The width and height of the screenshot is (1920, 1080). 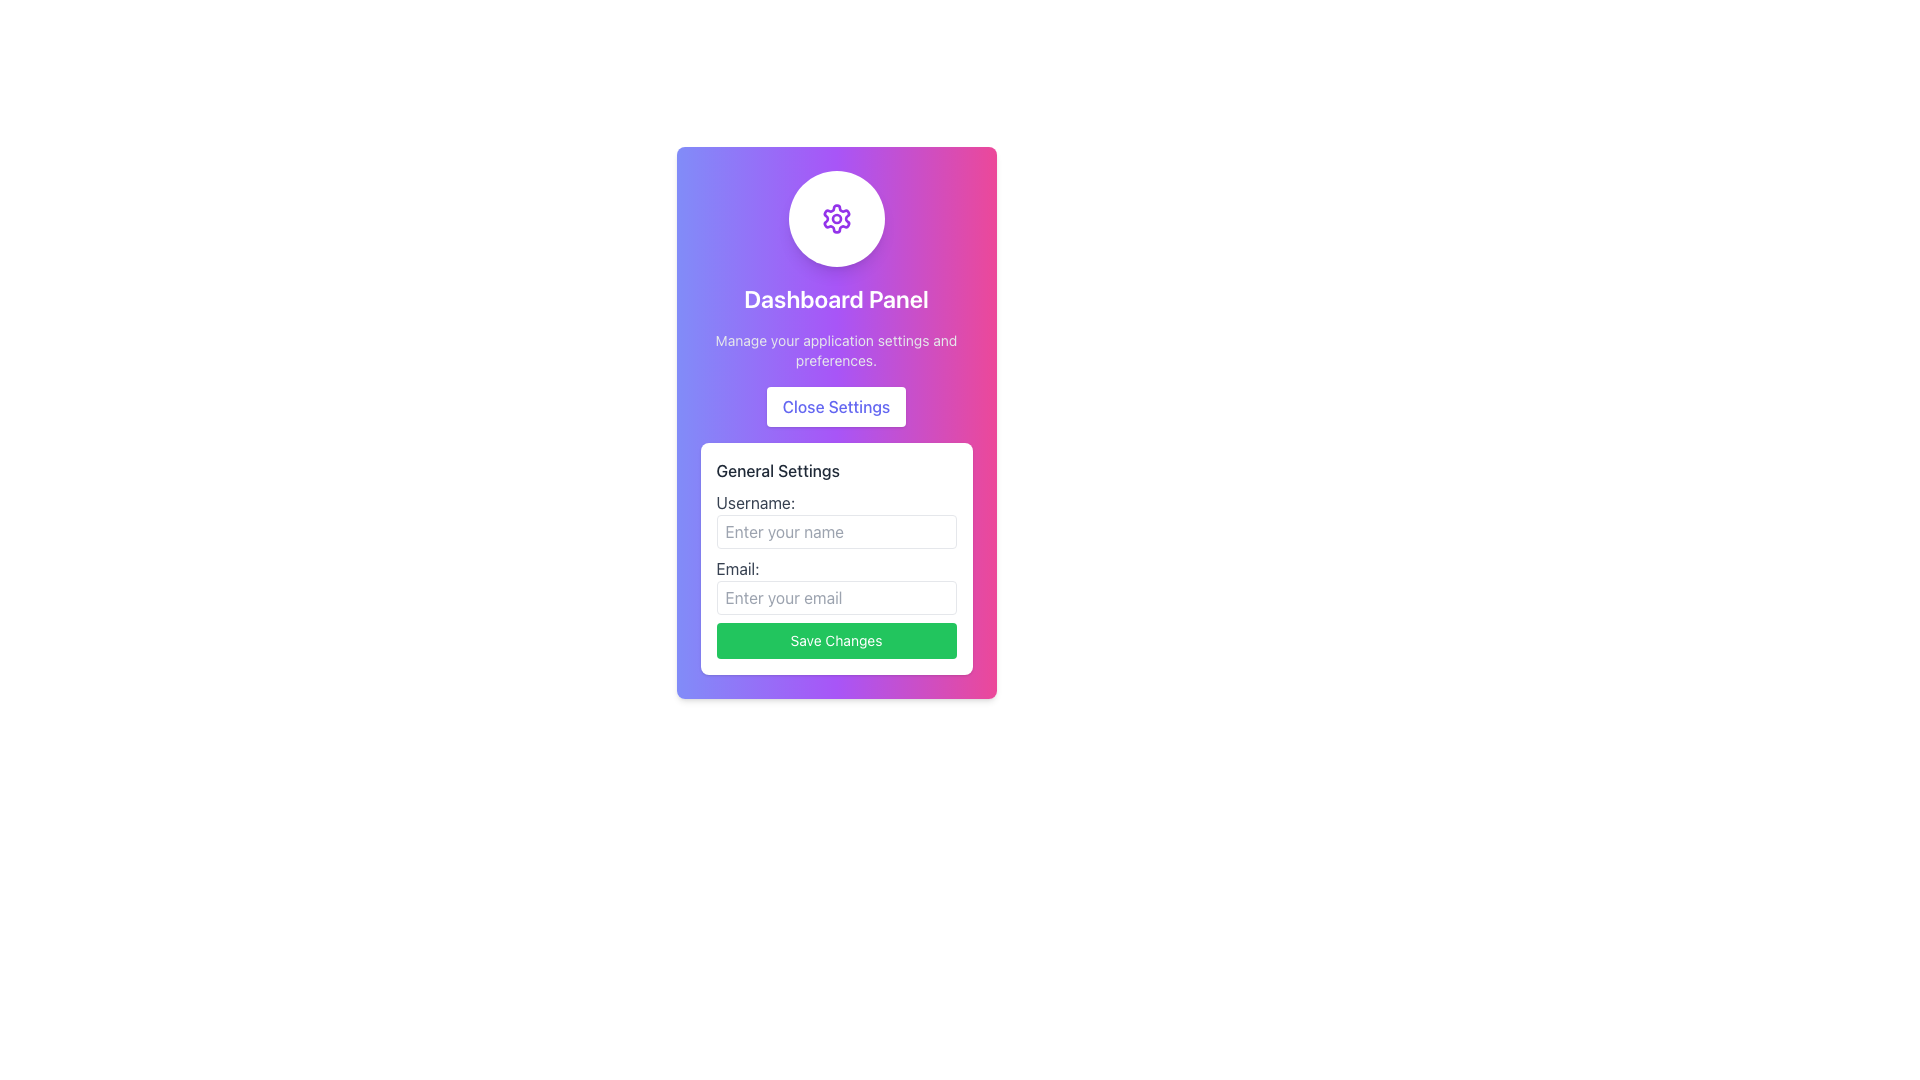 I want to click on the text label displaying 'Manage your application settings and preferences.' which is styled with a small text size and gray color, located between the 'Dashboard Panel' heading and the 'Close Settings' button, so click(x=836, y=350).